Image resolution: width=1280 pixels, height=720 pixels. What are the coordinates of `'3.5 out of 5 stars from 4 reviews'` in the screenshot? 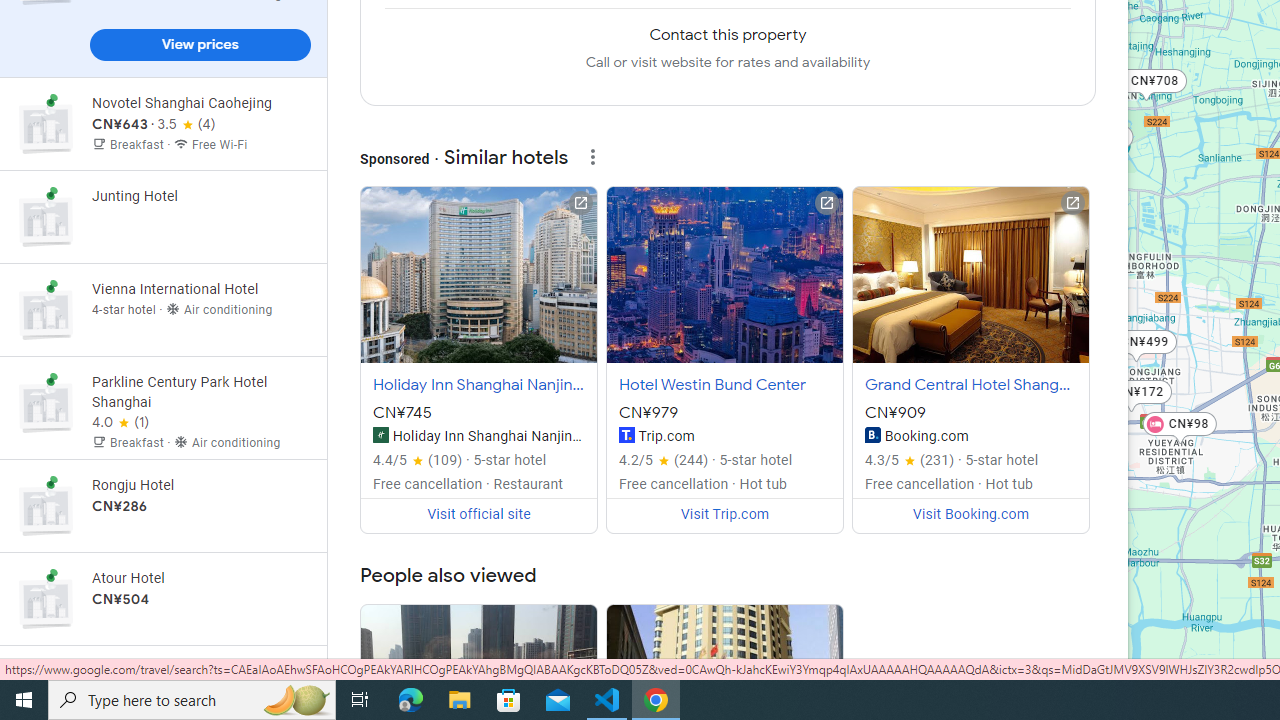 It's located at (186, 125).